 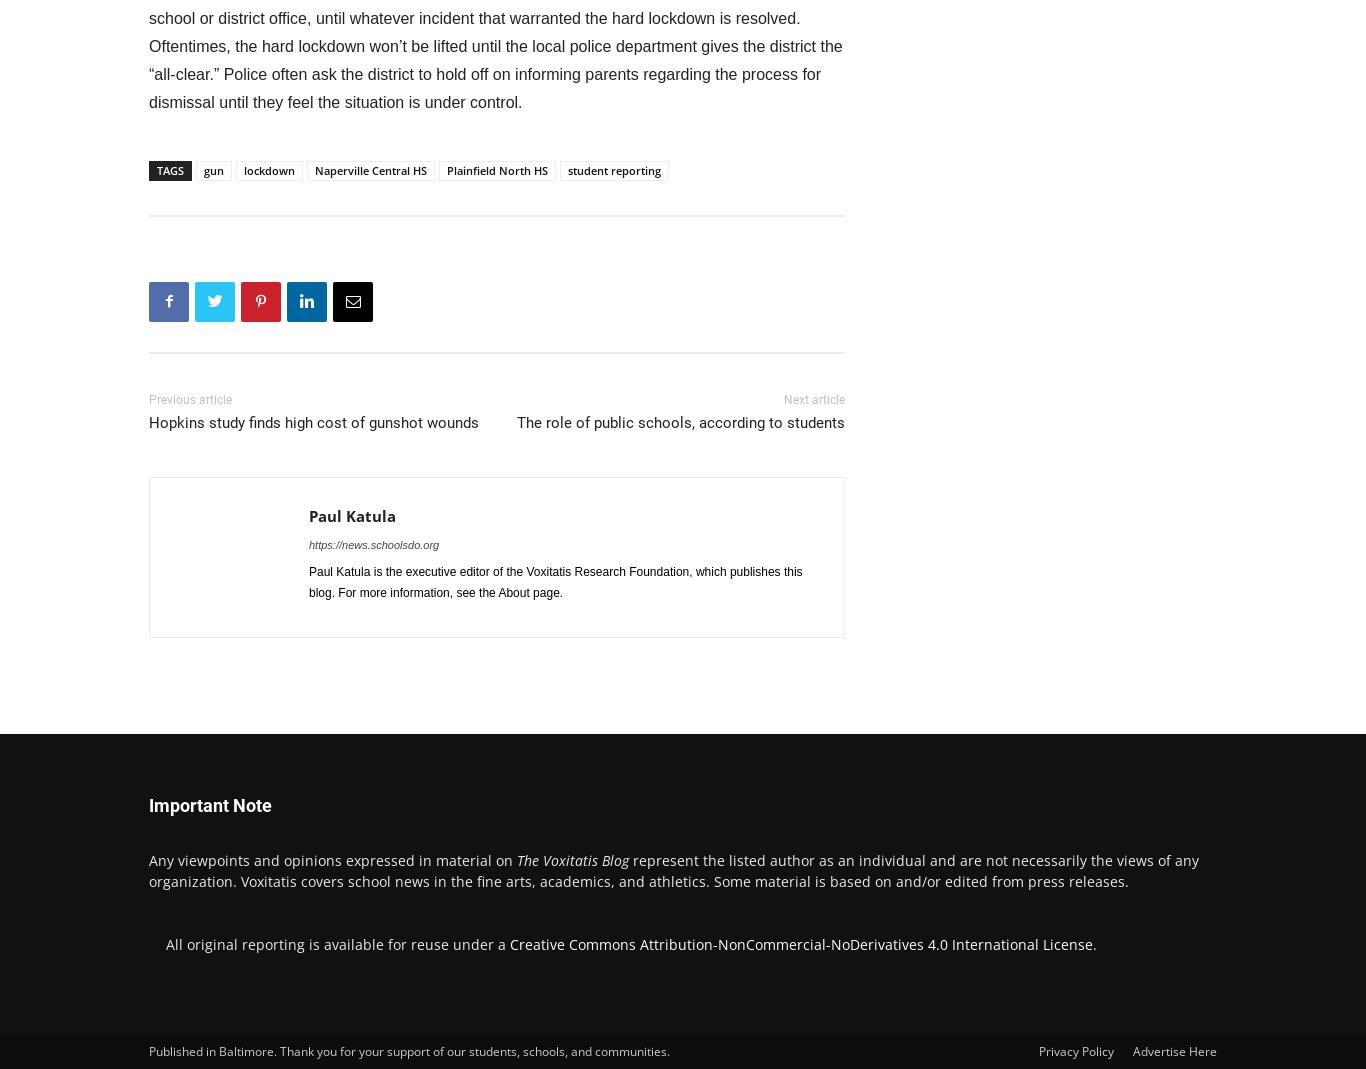 I want to click on 'represent the listed author as an individual and are not necessarily the views of any organization. Voxitatis covers school news in the fine arts, academics, and athletics. Some material is based on and/or edited from press releases.', so click(x=672, y=868).